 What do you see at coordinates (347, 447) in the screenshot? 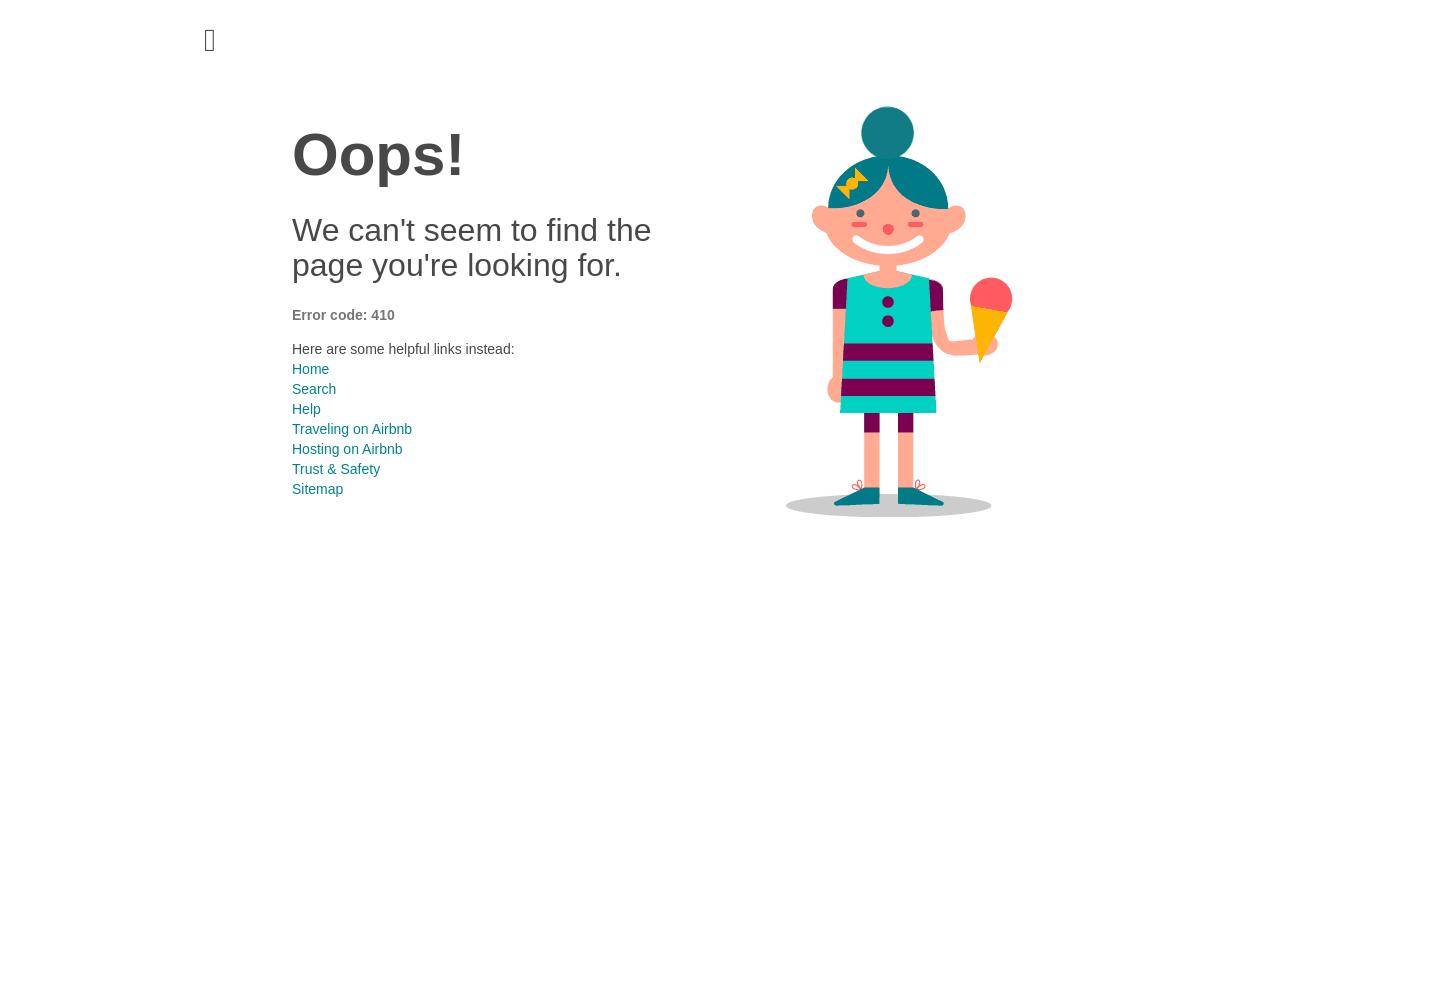
I see `'Hosting on Airbnb'` at bounding box center [347, 447].